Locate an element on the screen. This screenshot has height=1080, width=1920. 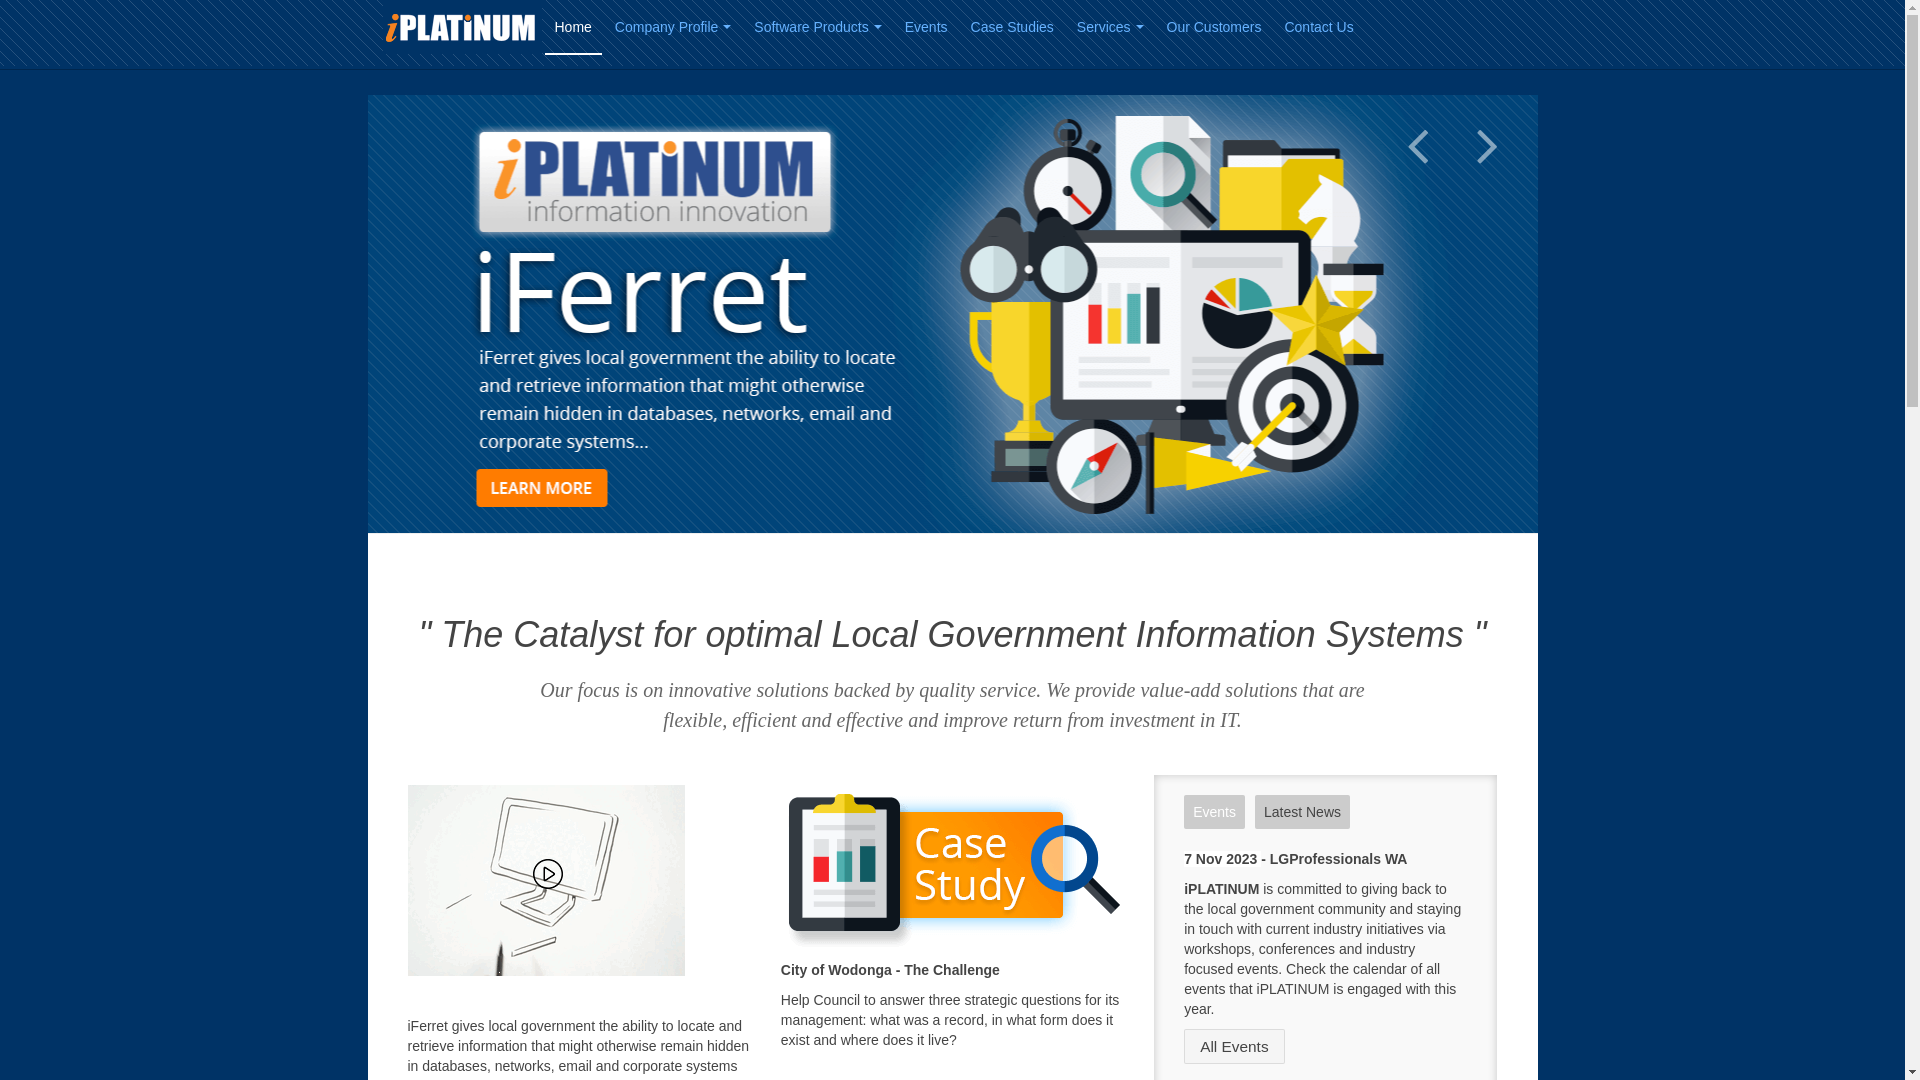
'Our Customers' is located at coordinates (1213, 27).